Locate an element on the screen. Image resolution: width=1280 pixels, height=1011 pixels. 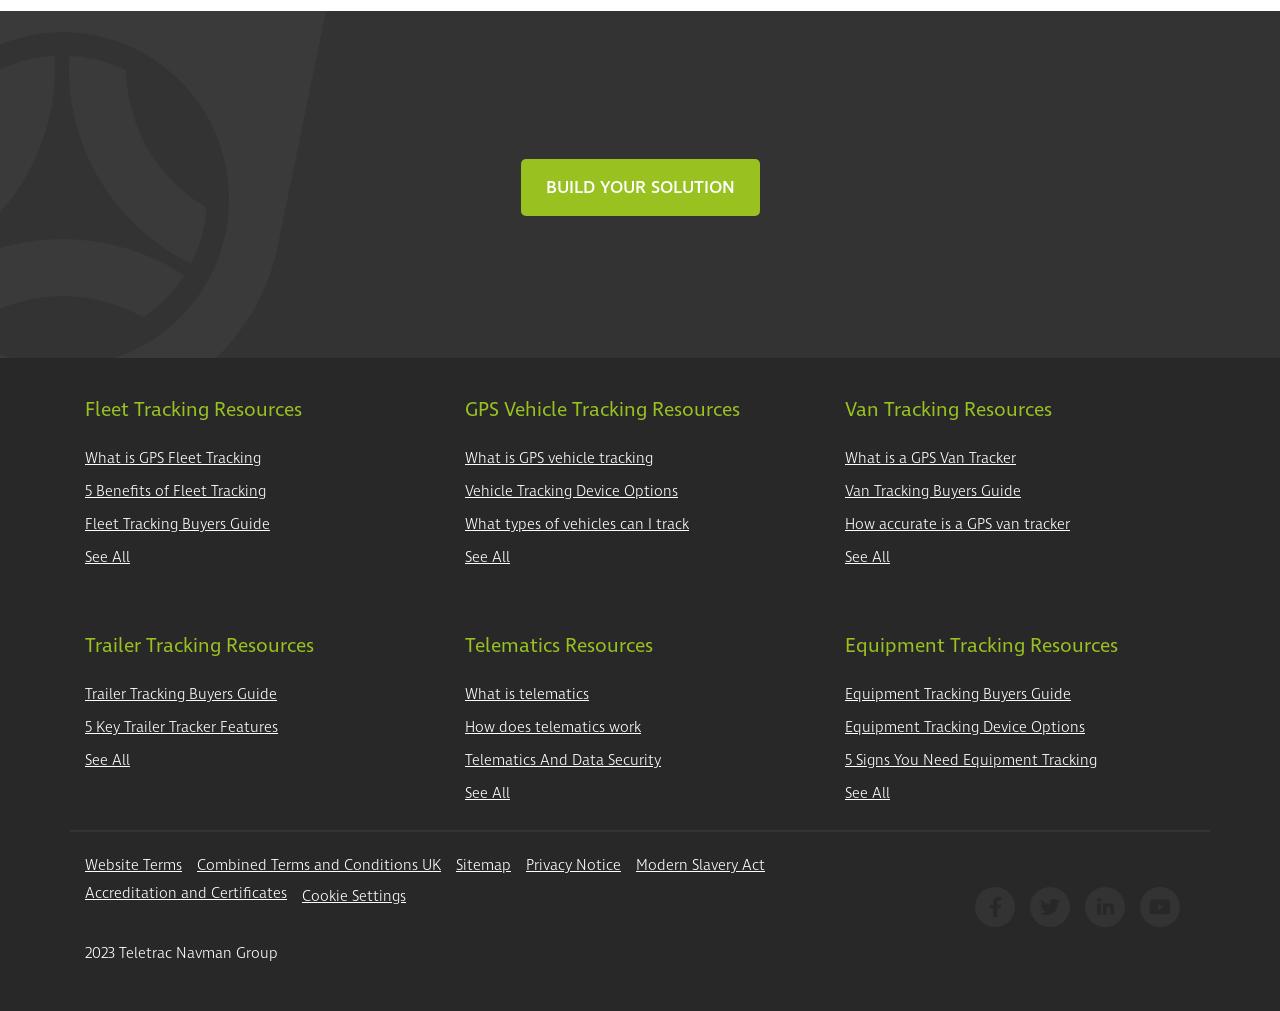
'5 Signs You Need Equipment Tracking' is located at coordinates (845, 759).